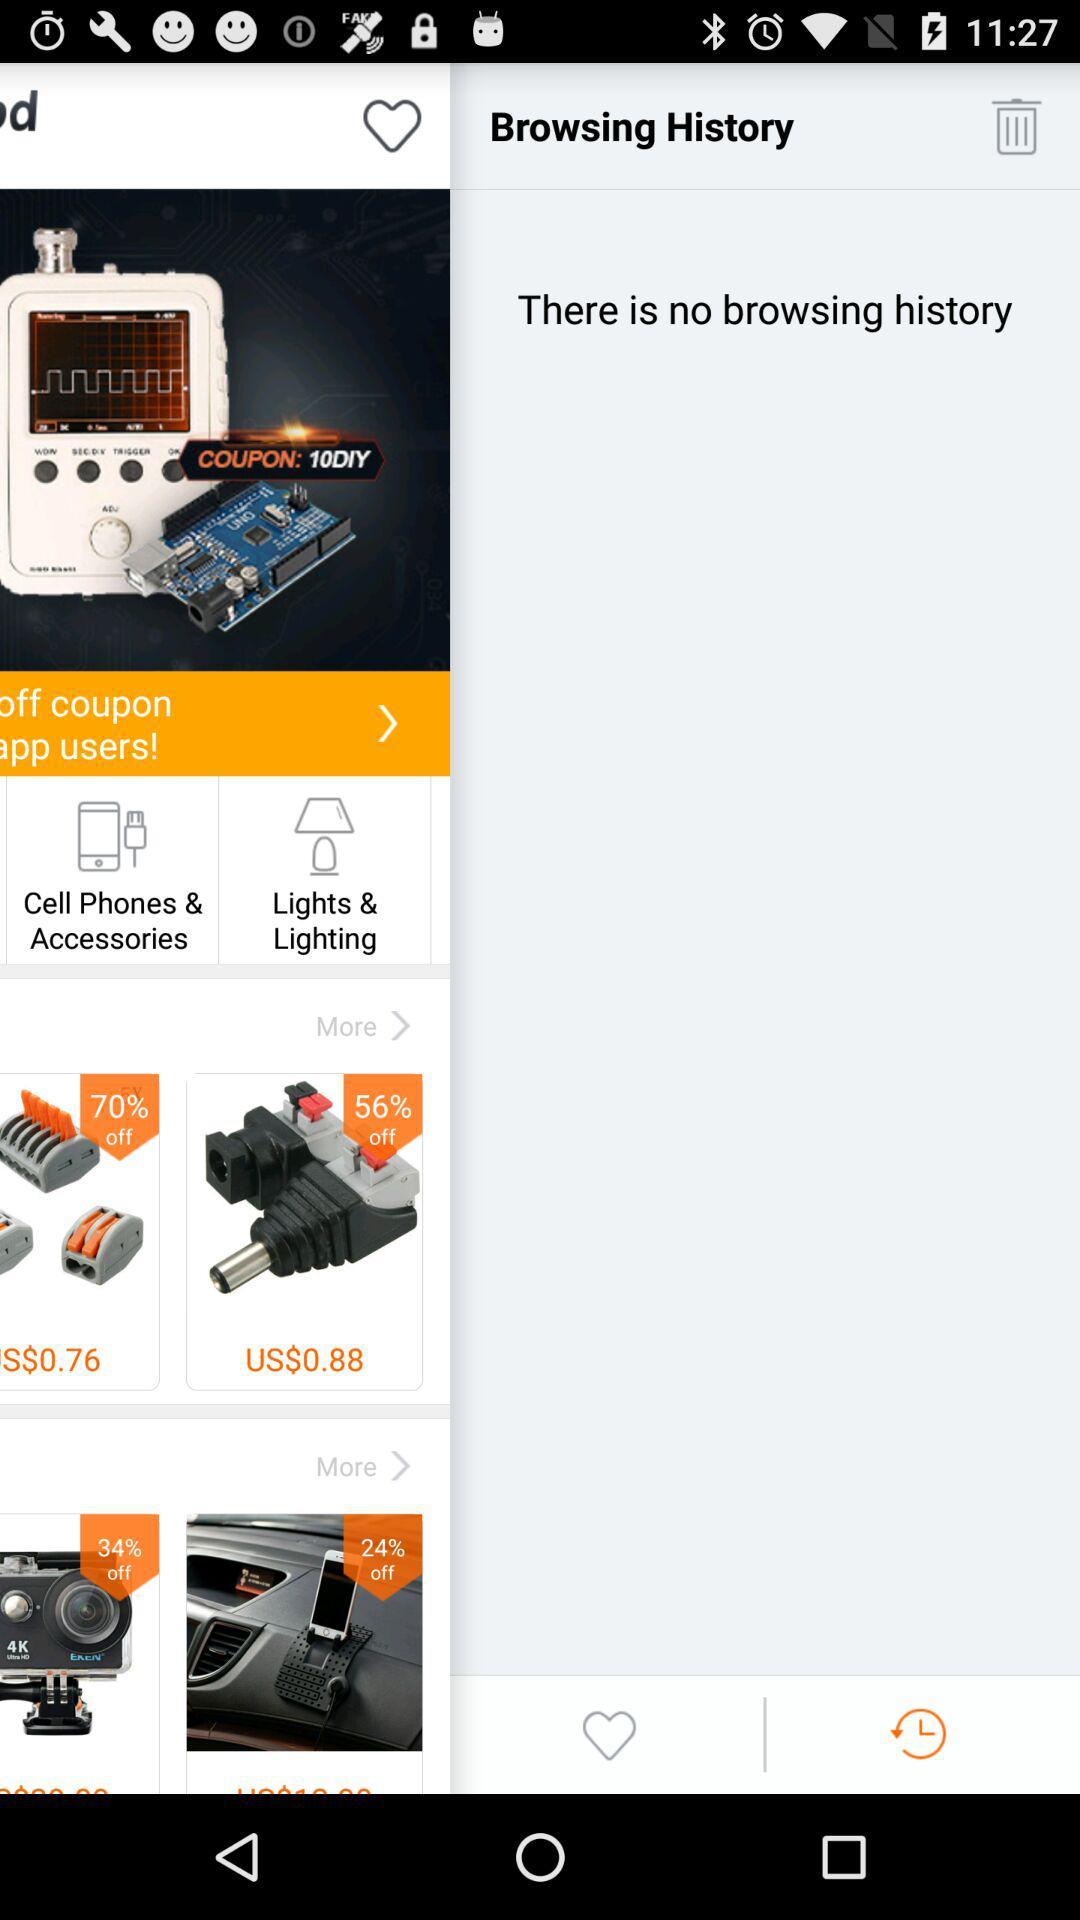 The width and height of the screenshot is (1080, 1920). What do you see at coordinates (392, 133) in the screenshot?
I see `the favorite icon` at bounding box center [392, 133].